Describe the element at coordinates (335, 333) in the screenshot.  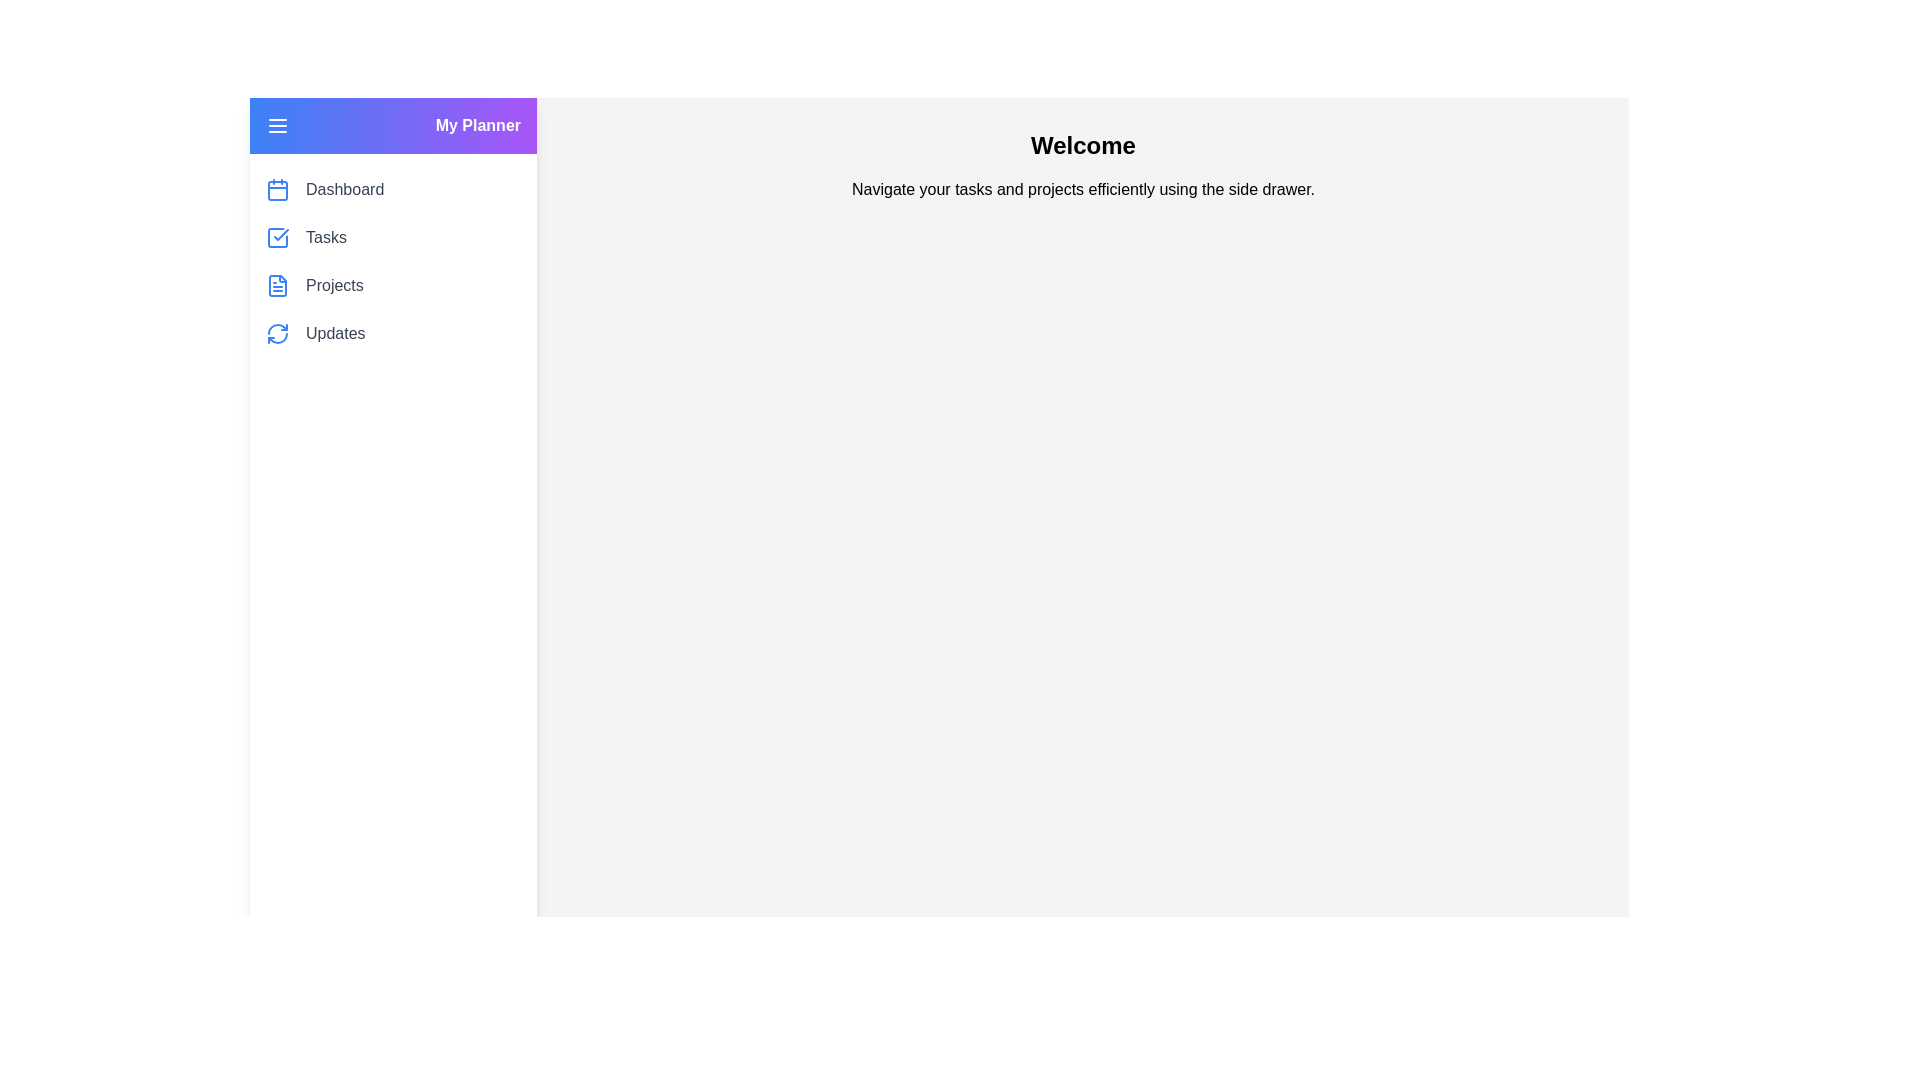
I see `the menu item labeled Updates` at that location.